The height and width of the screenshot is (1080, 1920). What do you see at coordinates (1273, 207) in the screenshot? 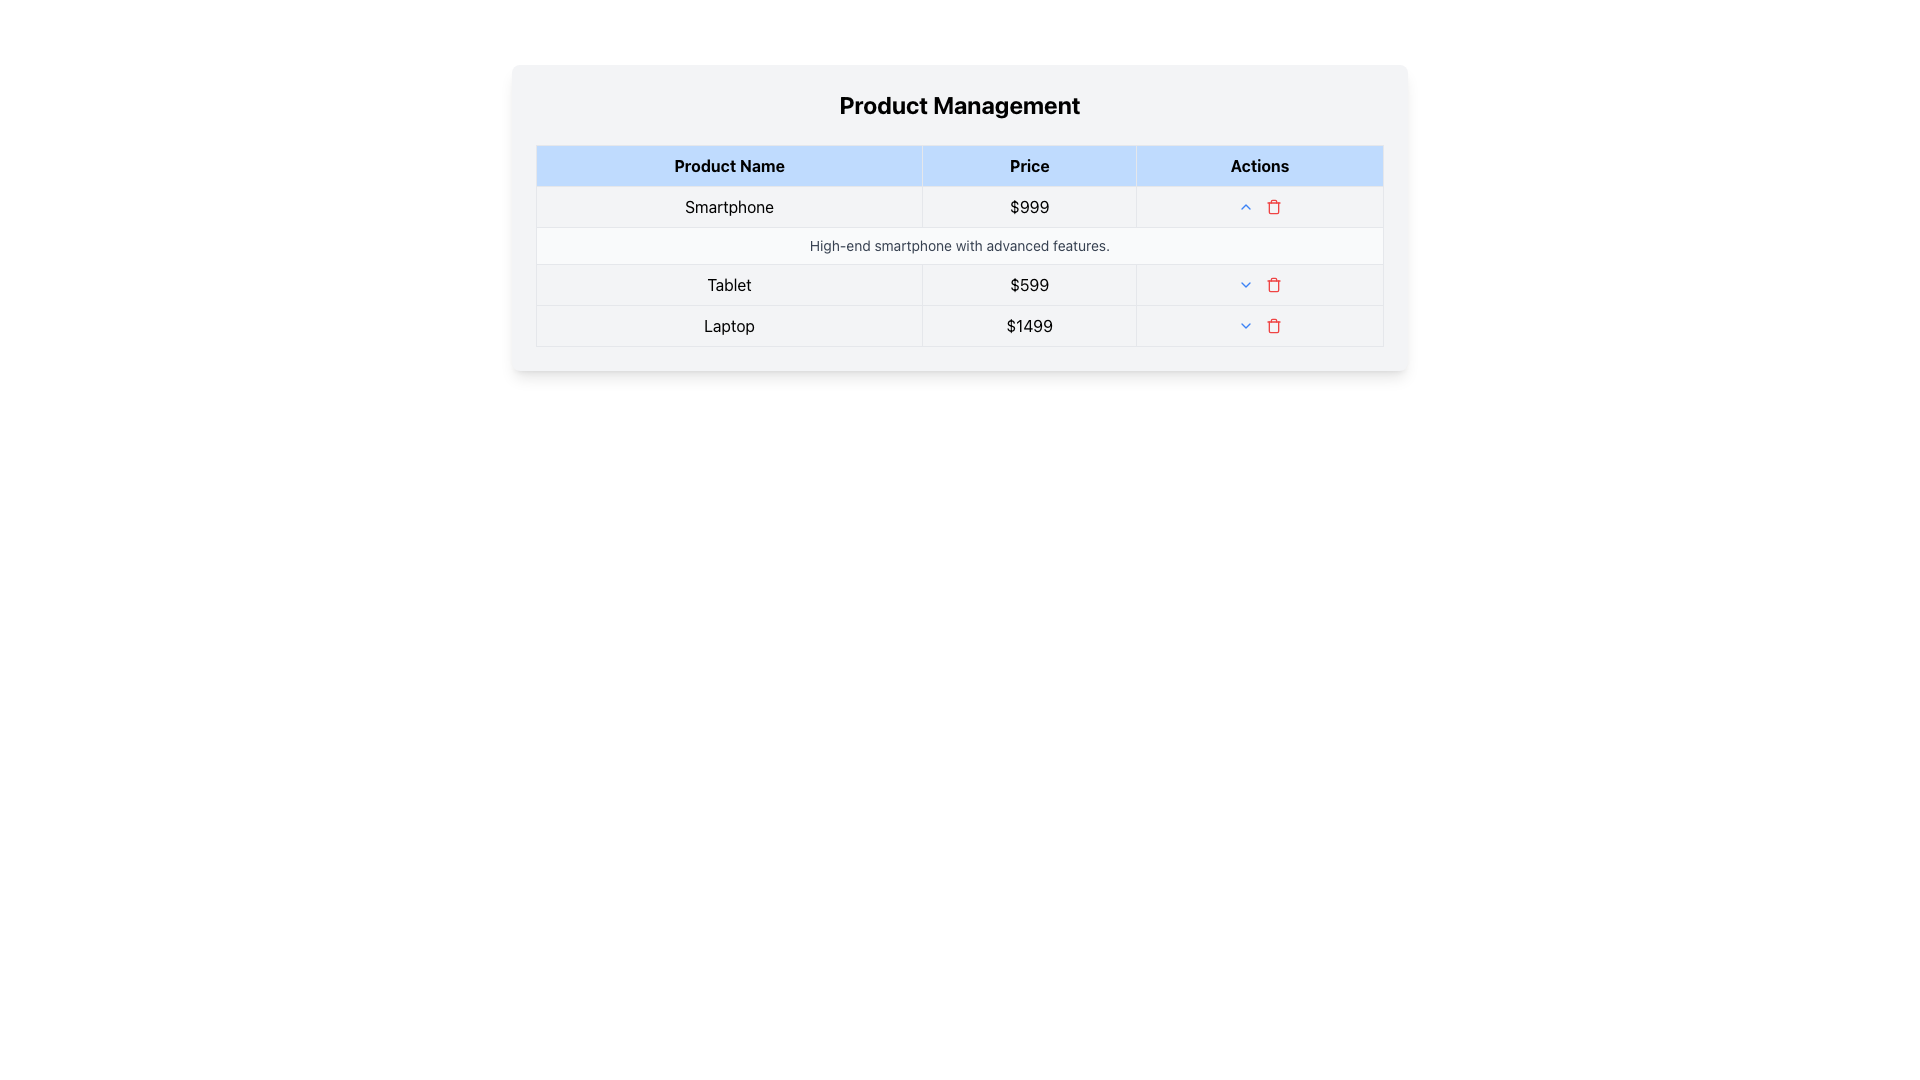
I see `the trash can icon button in the 'Actions' column, which is red in color and located in the first row aligned with the 'Smartphone' entry` at bounding box center [1273, 207].